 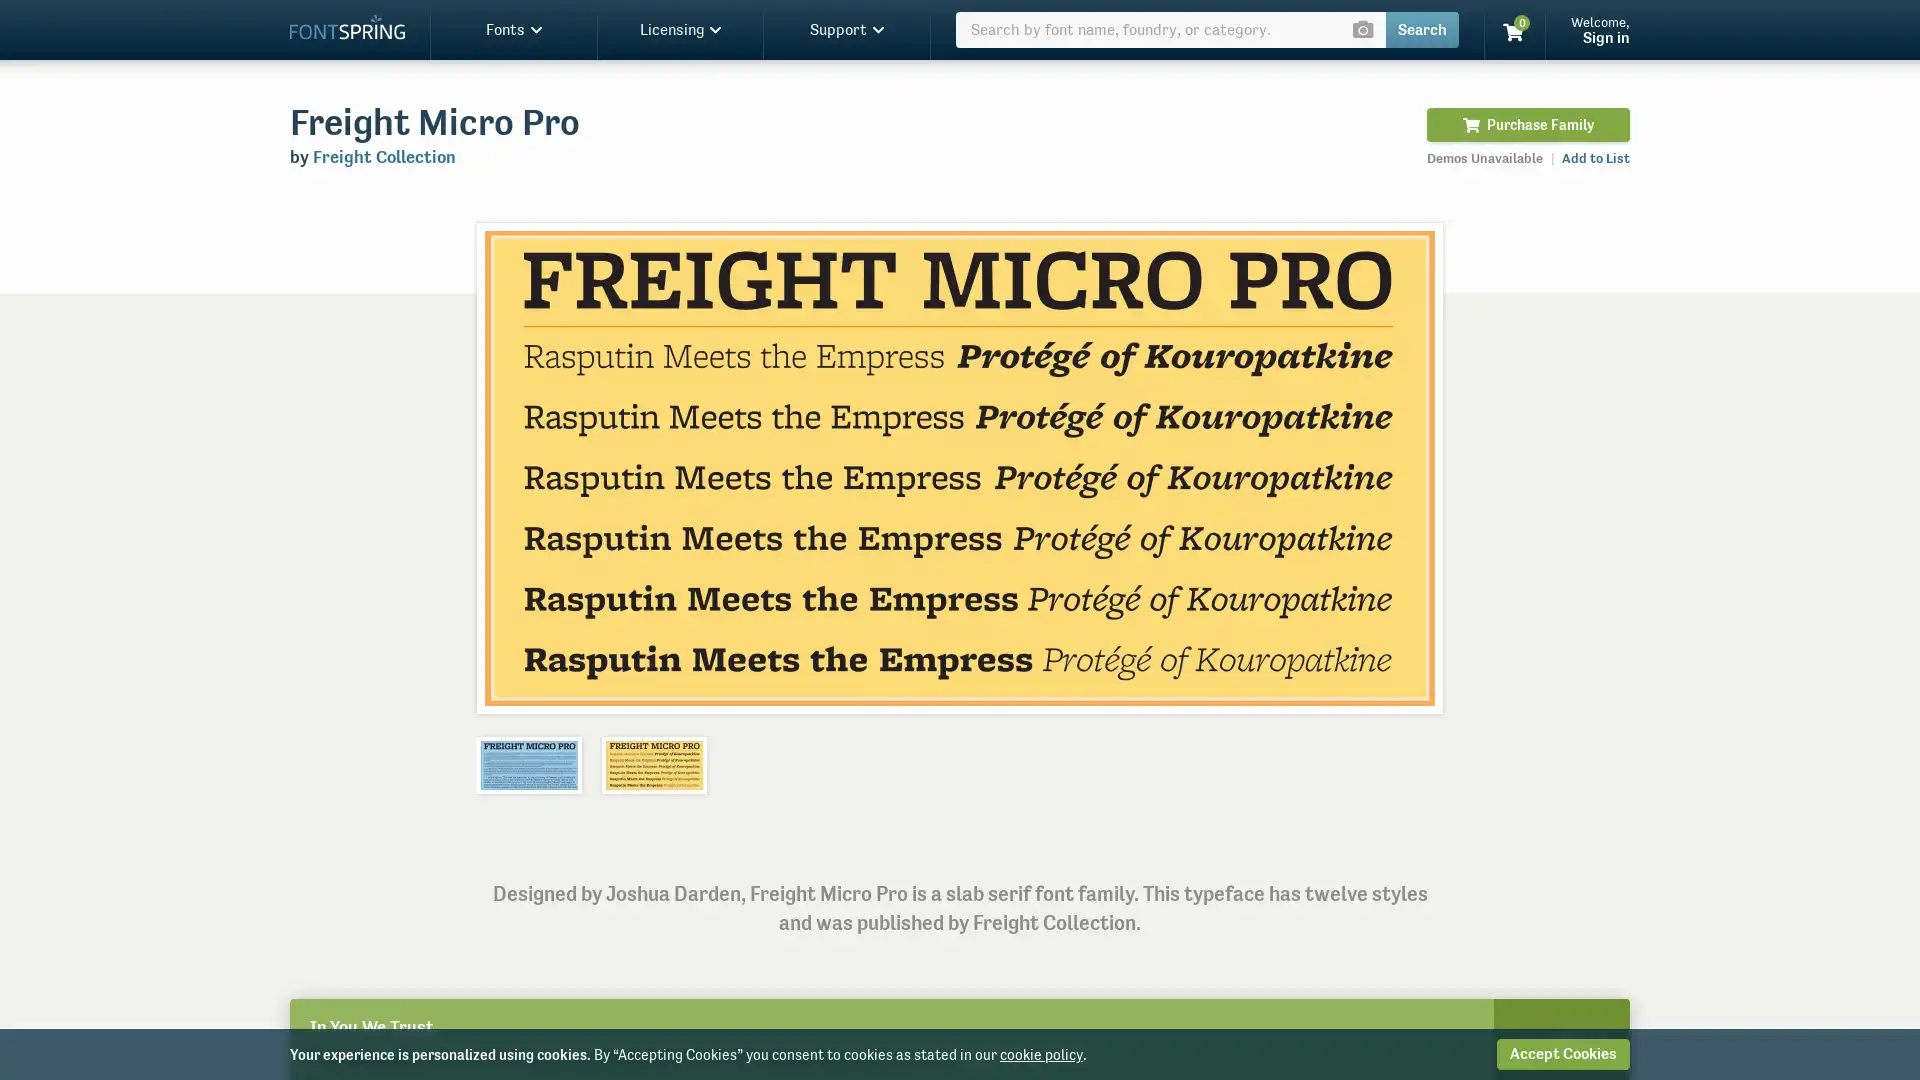 What do you see at coordinates (1595, 157) in the screenshot?
I see `Add to List` at bounding box center [1595, 157].